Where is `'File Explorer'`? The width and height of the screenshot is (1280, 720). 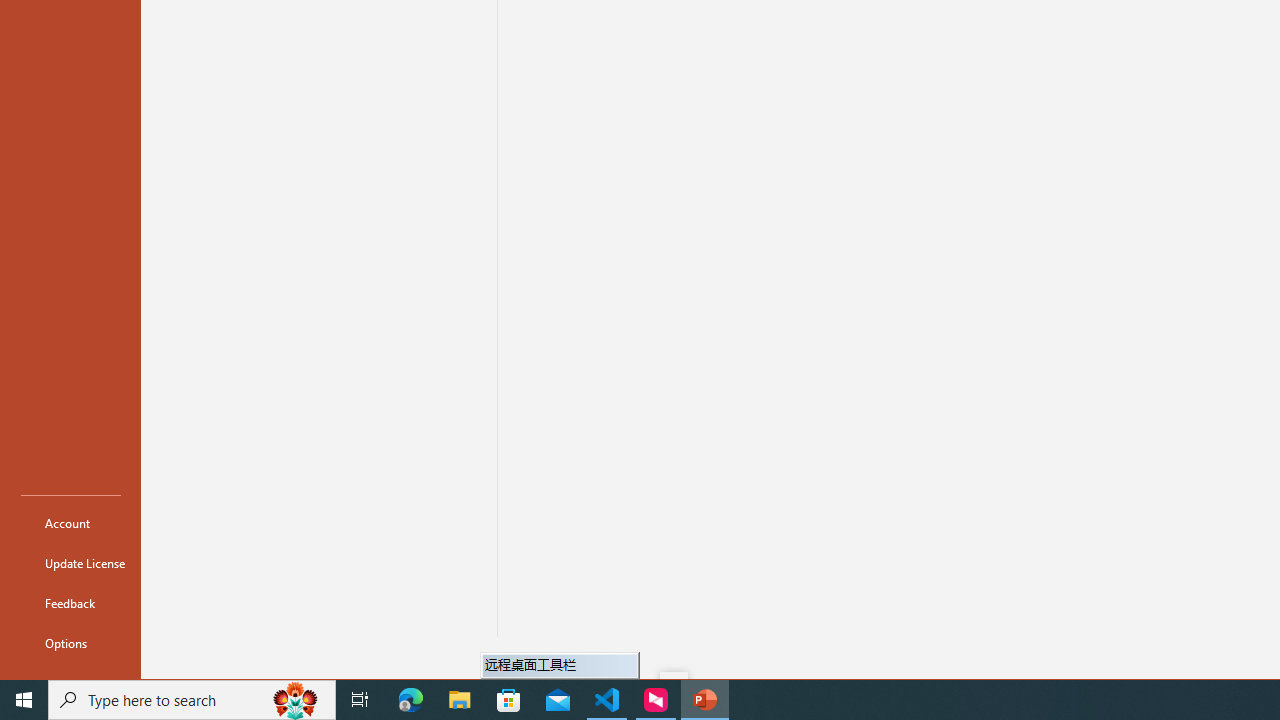 'File Explorer' is located at coordinates (459, 698).